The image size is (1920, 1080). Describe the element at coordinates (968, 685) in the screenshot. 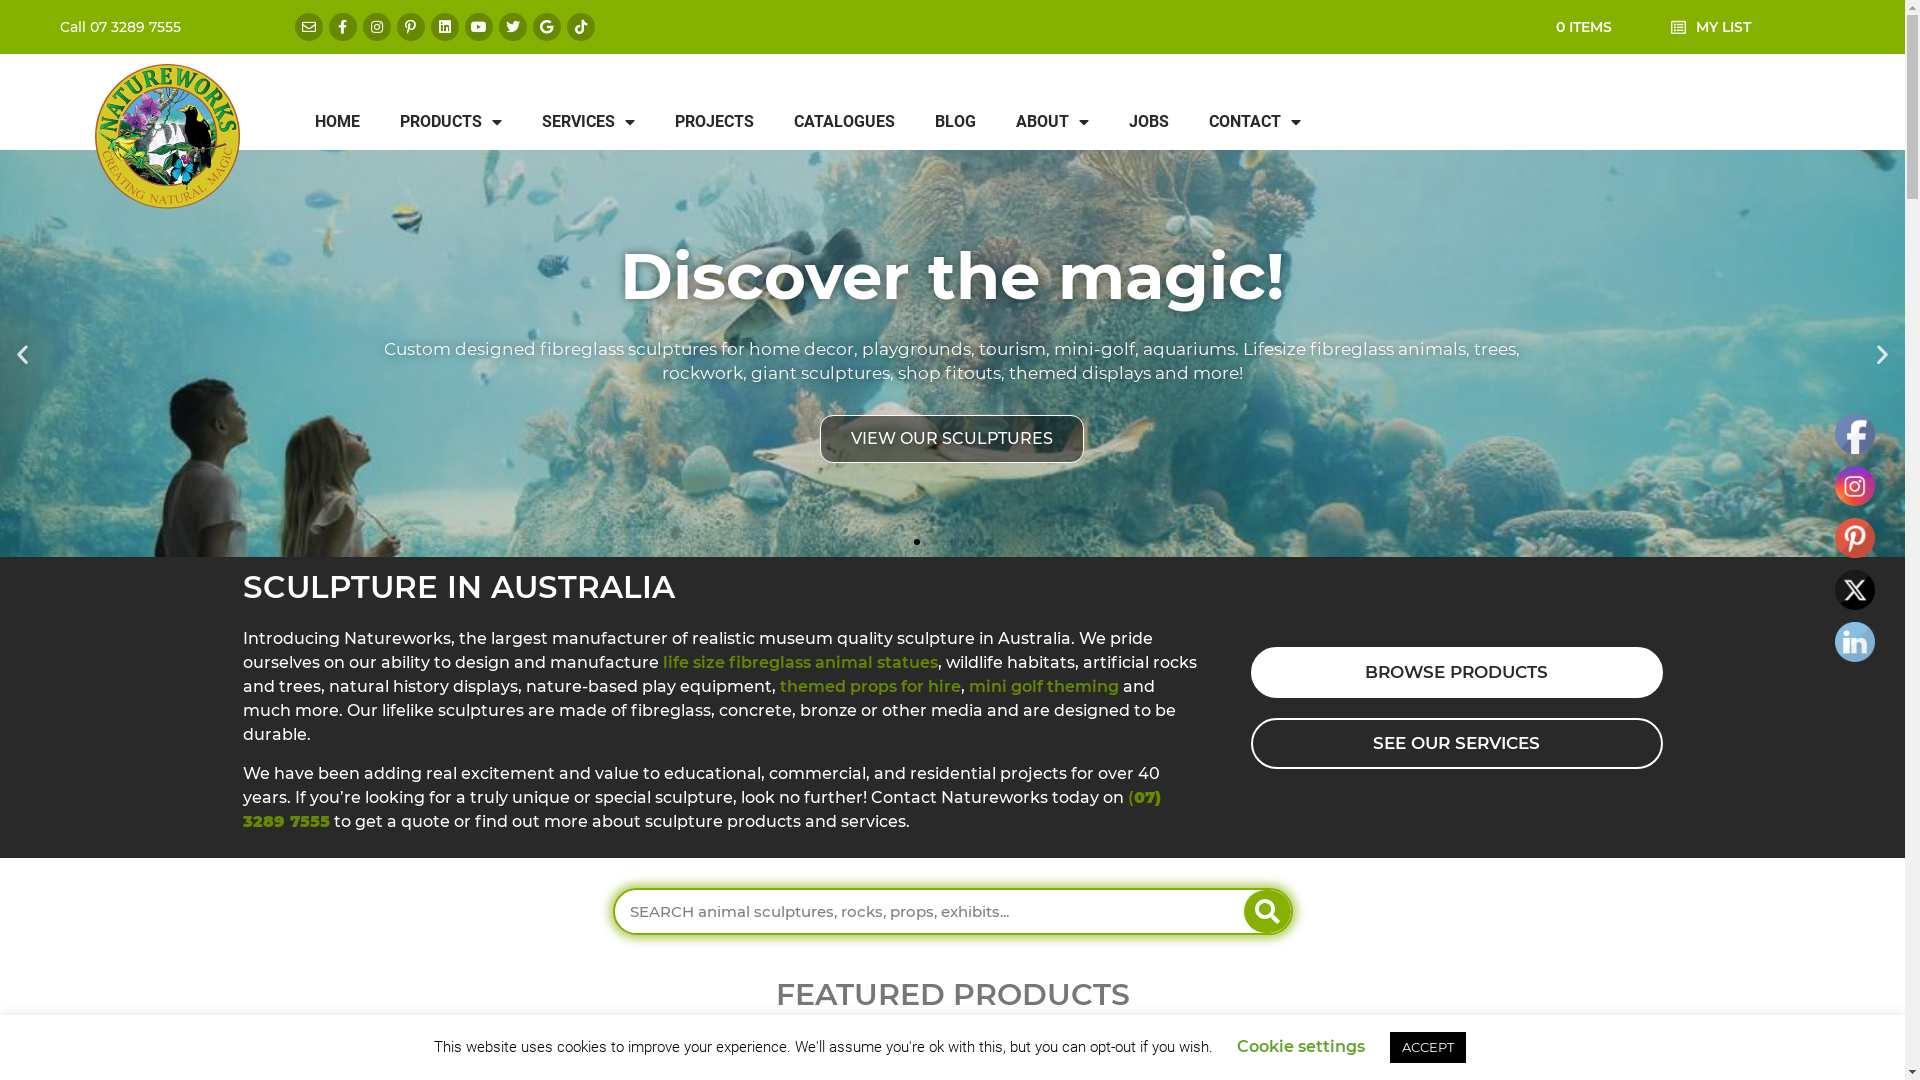

I see `'mini golf theming'` at that location.